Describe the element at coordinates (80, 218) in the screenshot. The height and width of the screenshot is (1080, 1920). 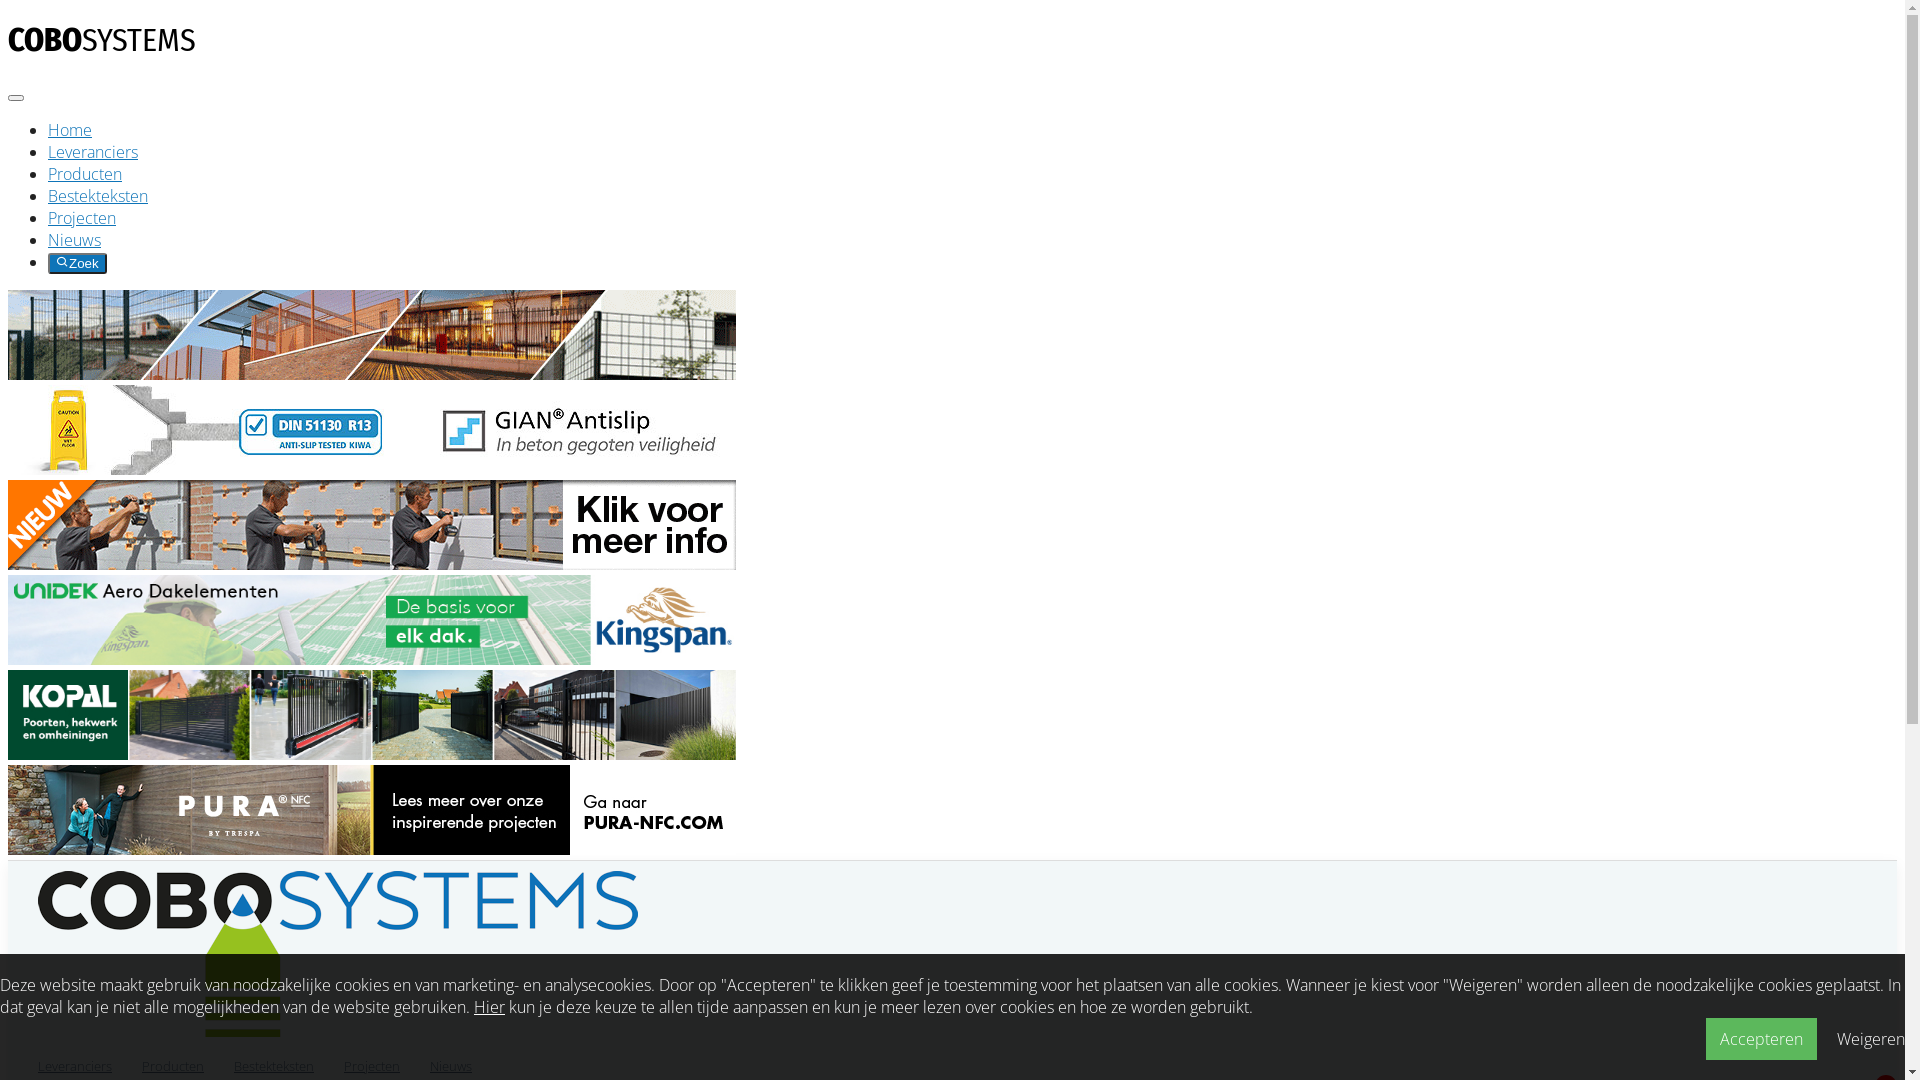
I see `'Projecten'` at that location.